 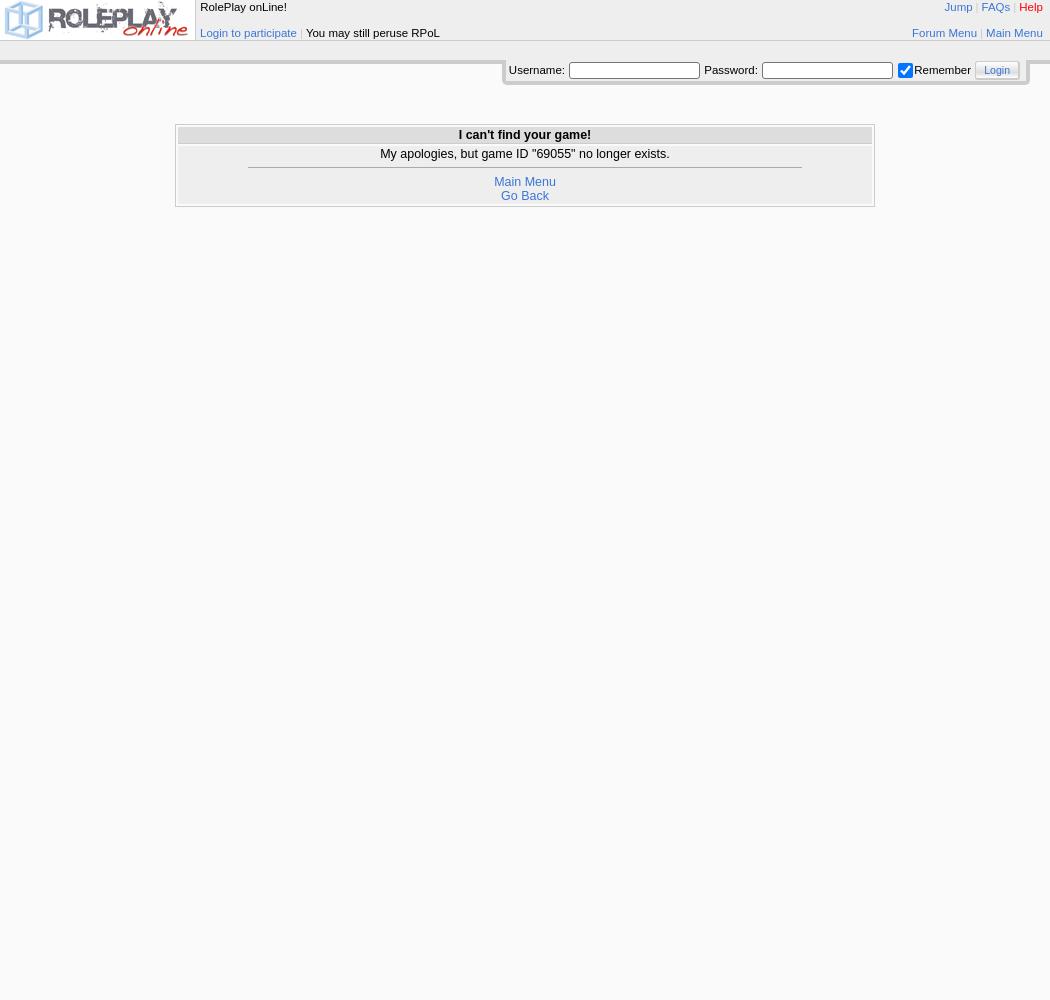 I want to click on 'Remember', so click(x=942, y=68).